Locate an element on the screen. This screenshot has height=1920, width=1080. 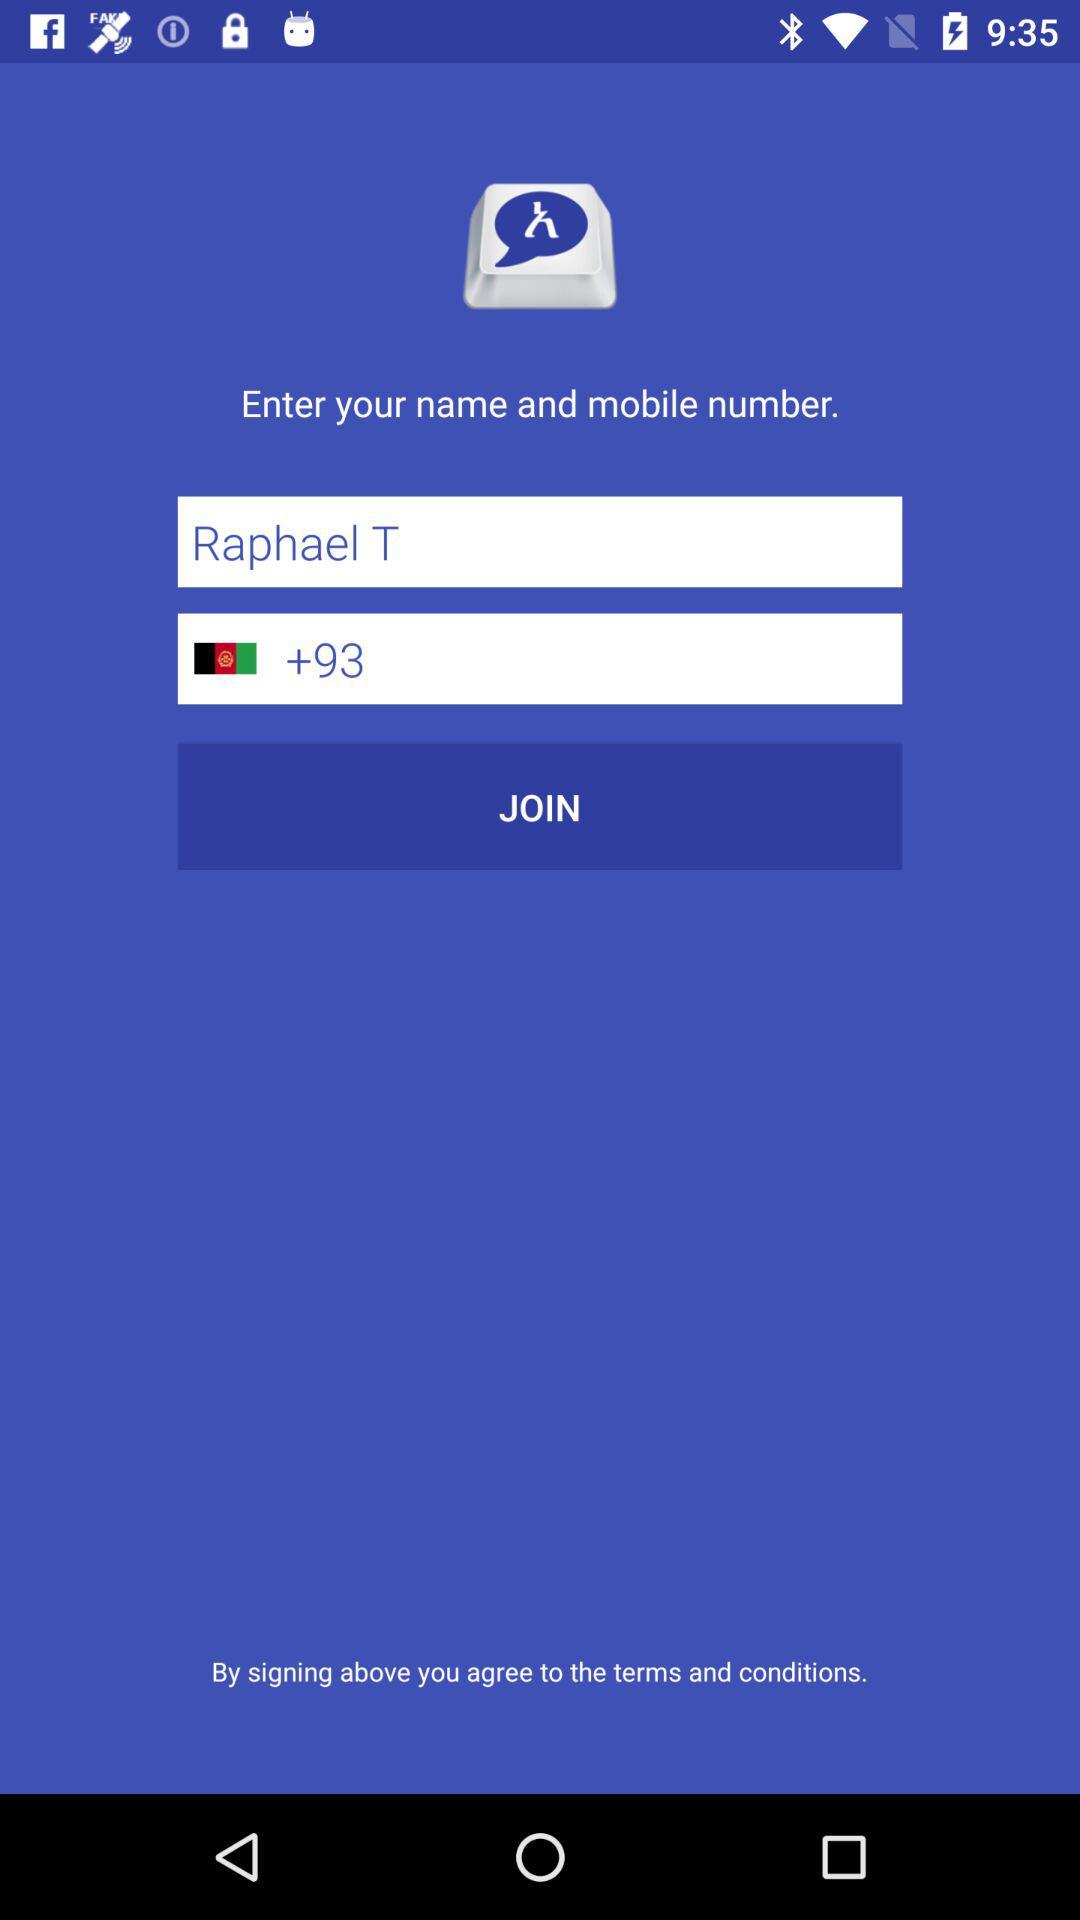
the enter your name item is located at coordinates (540, 423).